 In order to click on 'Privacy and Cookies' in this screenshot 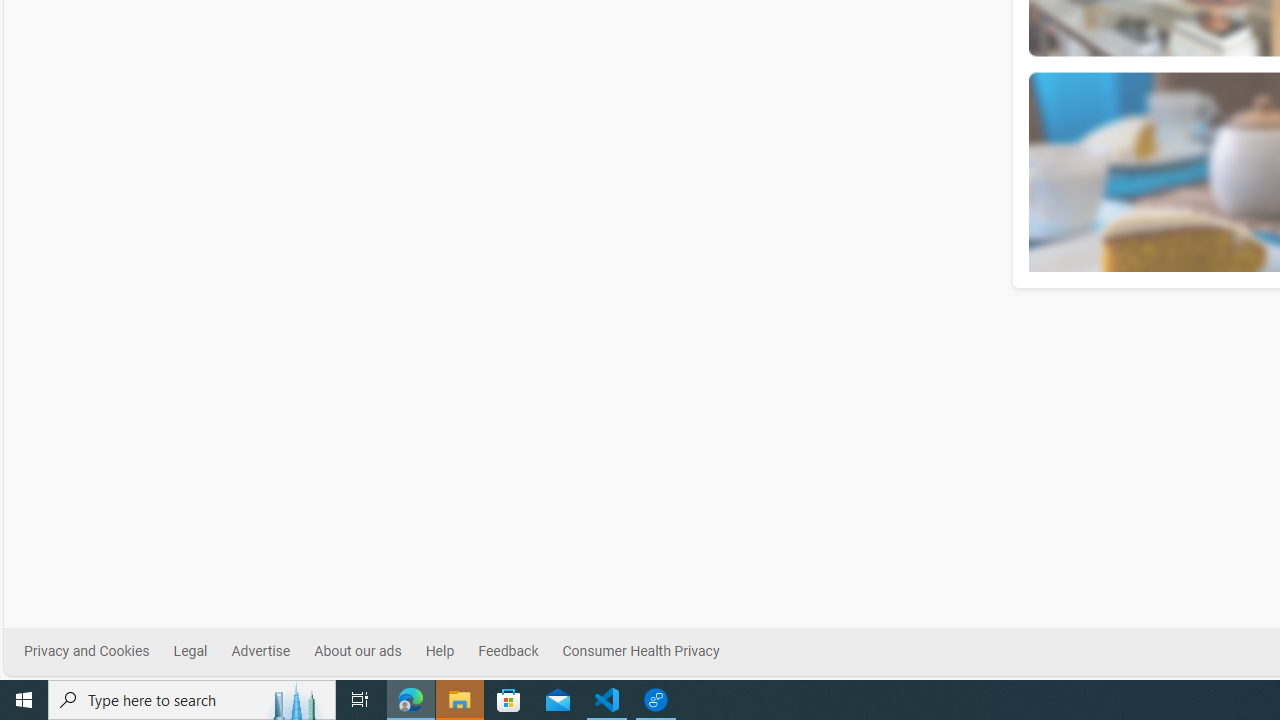, I will do `click(86, 651)`.